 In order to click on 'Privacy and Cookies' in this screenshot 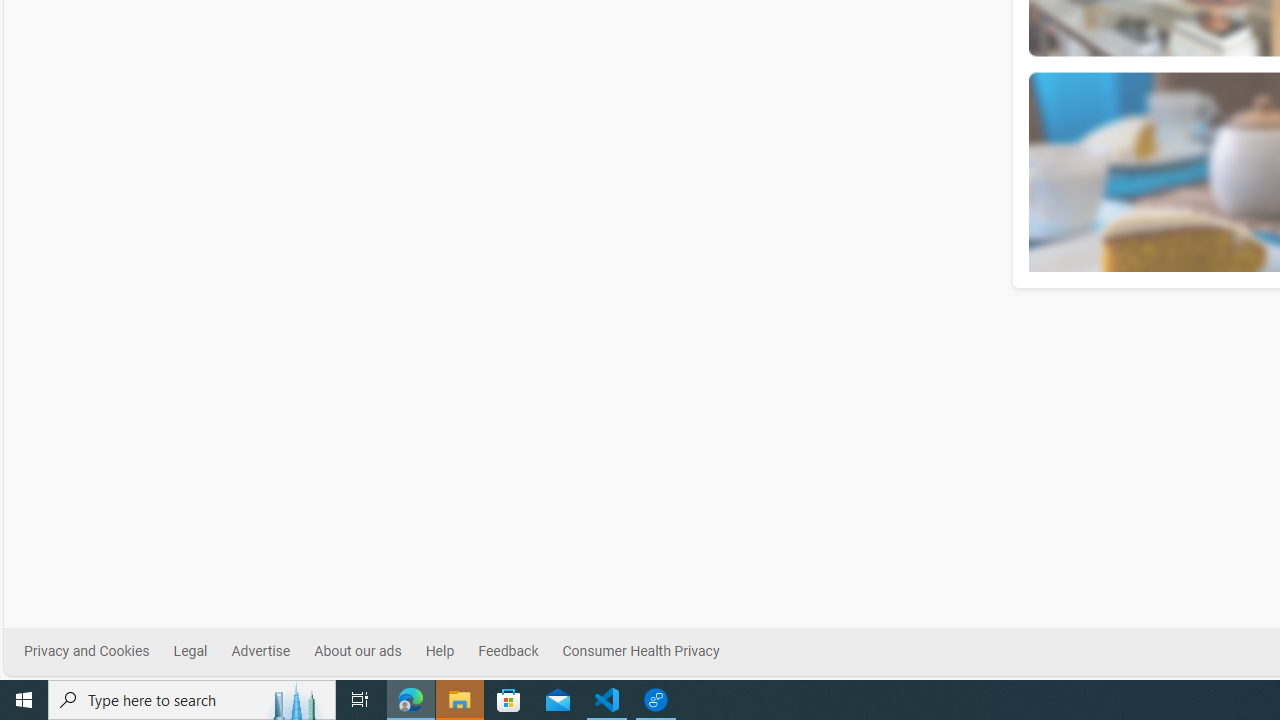, I will do `click(86, 651)`.